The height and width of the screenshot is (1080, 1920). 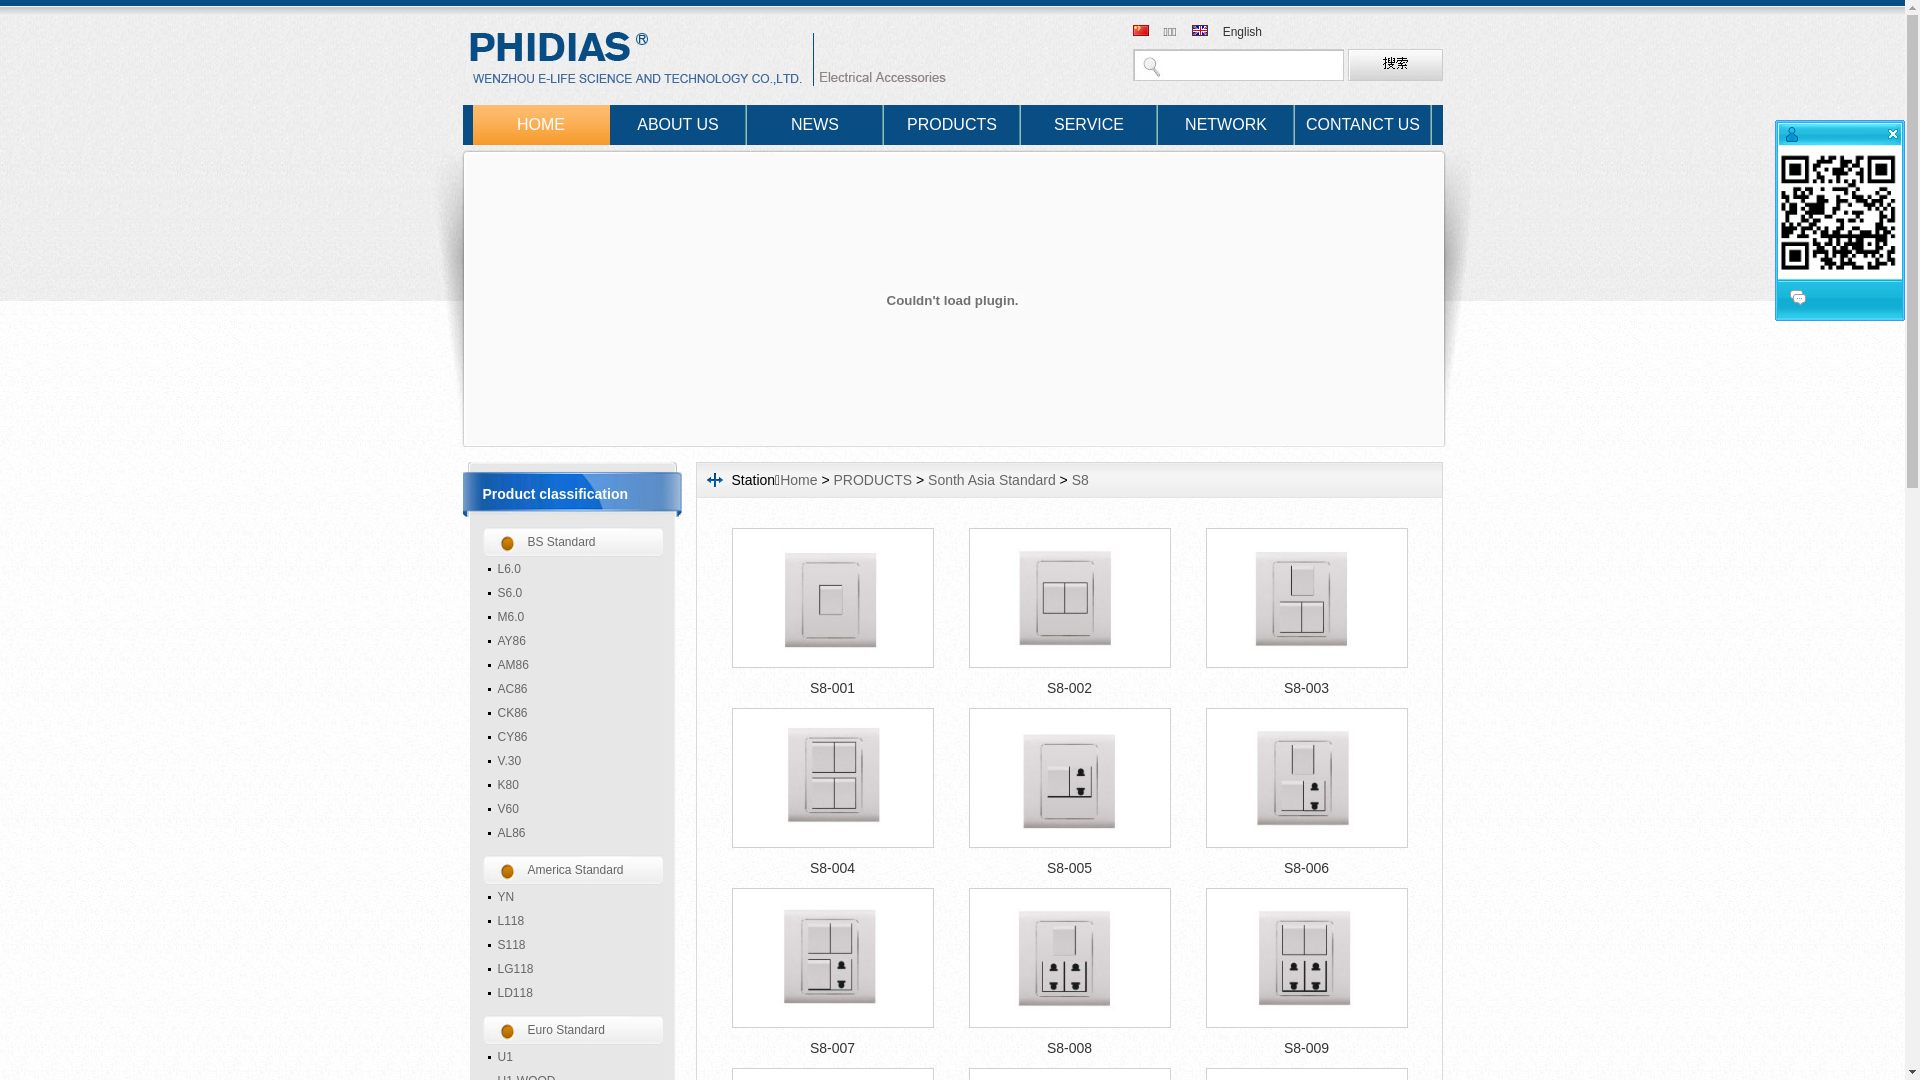 I want to click on 'S8-008', so click(x=1068, y=1047).